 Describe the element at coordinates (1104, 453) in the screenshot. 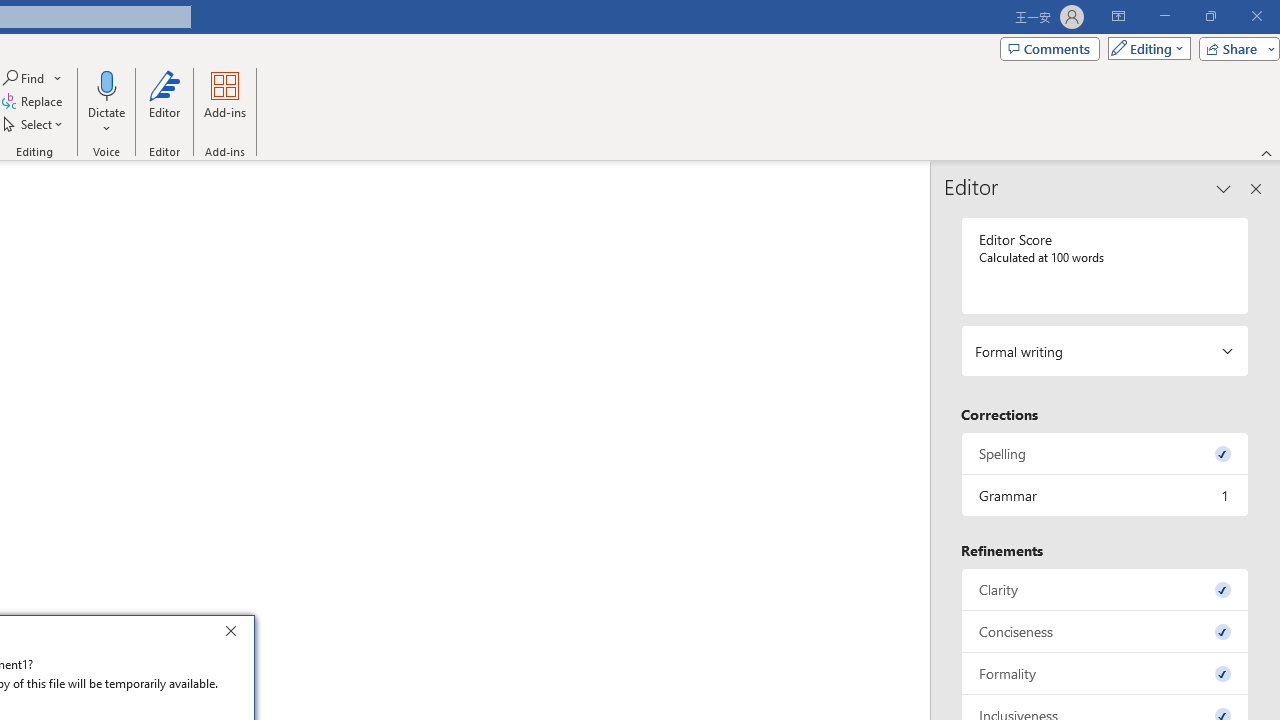

I see `'Spelling, 0 issues. Press space or enter to review items.'` at that location.